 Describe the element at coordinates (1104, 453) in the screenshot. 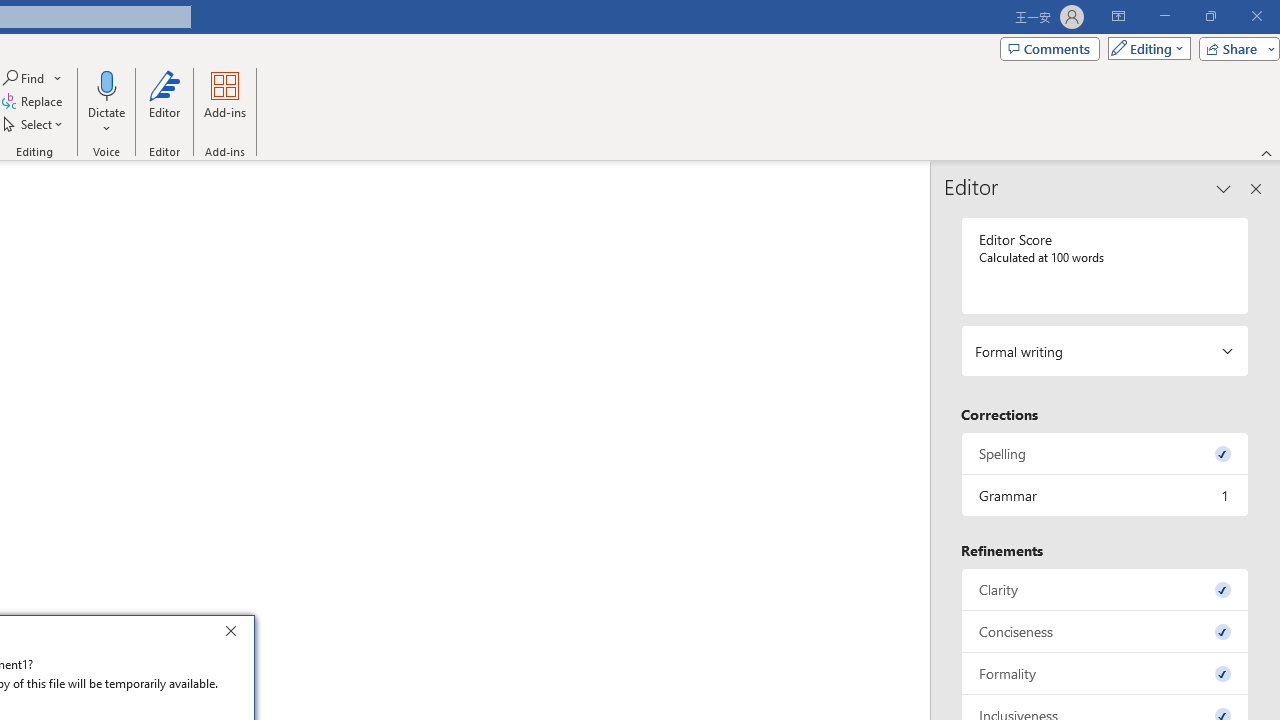

I see `'Spelling, 0 issues. Press space or enter to review items.'` at that location.